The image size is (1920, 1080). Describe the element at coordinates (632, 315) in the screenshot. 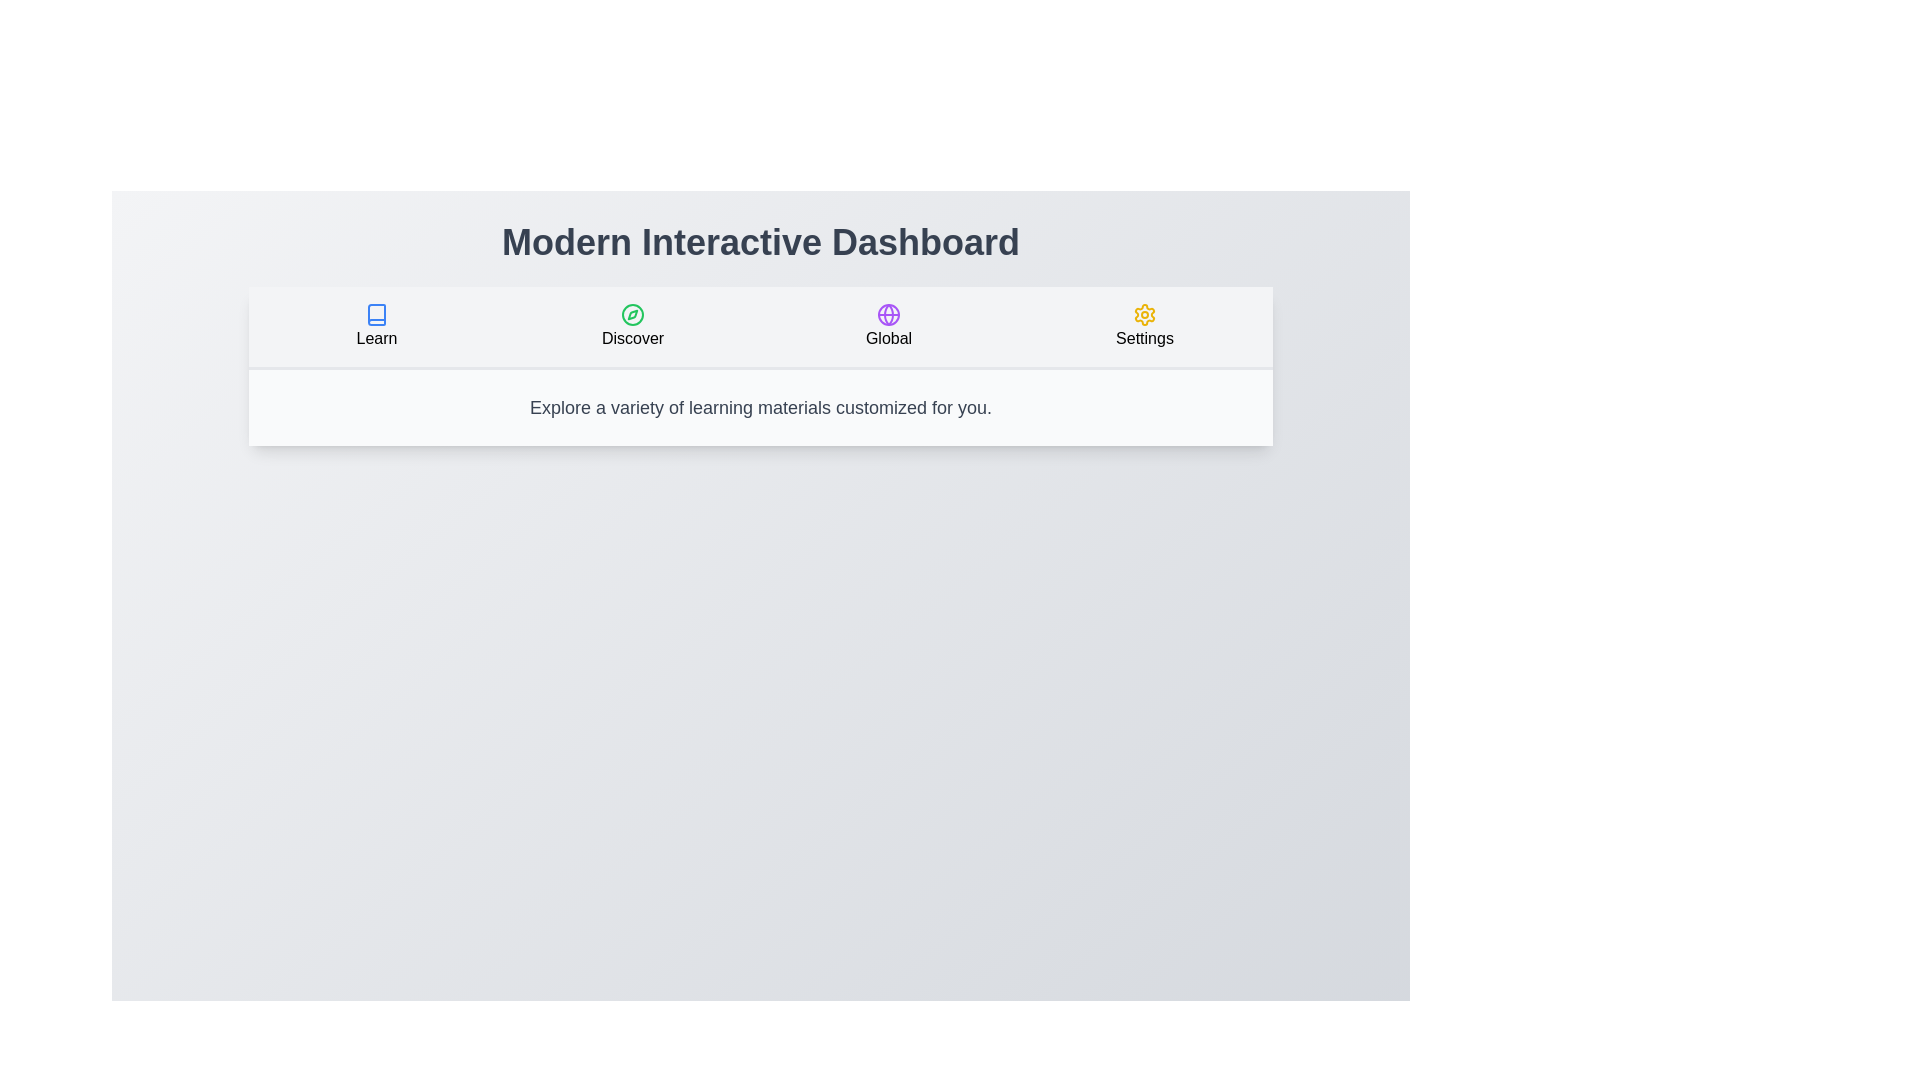

I see `the 'Discover' icon located in the top navigation bar, which directs users to exploration or discovery-related content` at that location.